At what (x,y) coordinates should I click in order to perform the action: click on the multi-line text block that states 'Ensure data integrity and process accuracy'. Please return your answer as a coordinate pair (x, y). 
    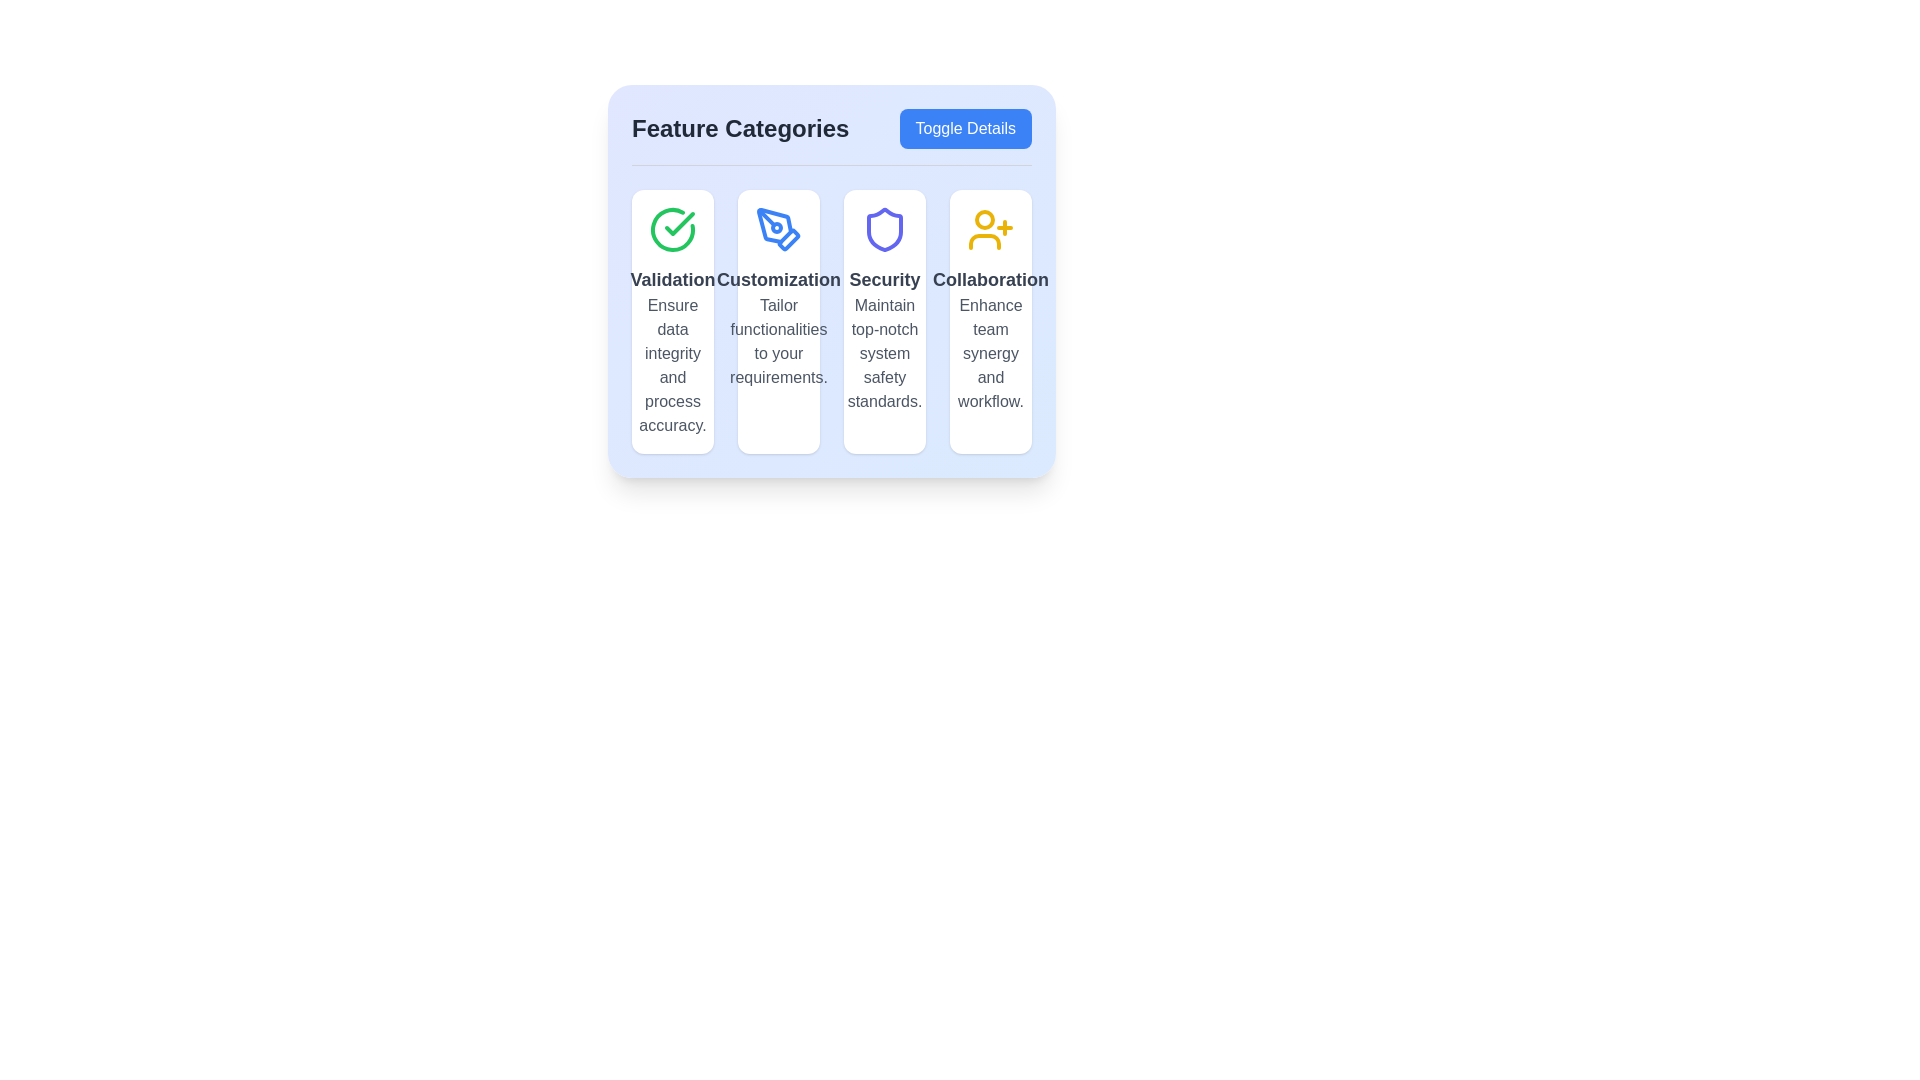
    Looking at the image, I should click on (672, 366).